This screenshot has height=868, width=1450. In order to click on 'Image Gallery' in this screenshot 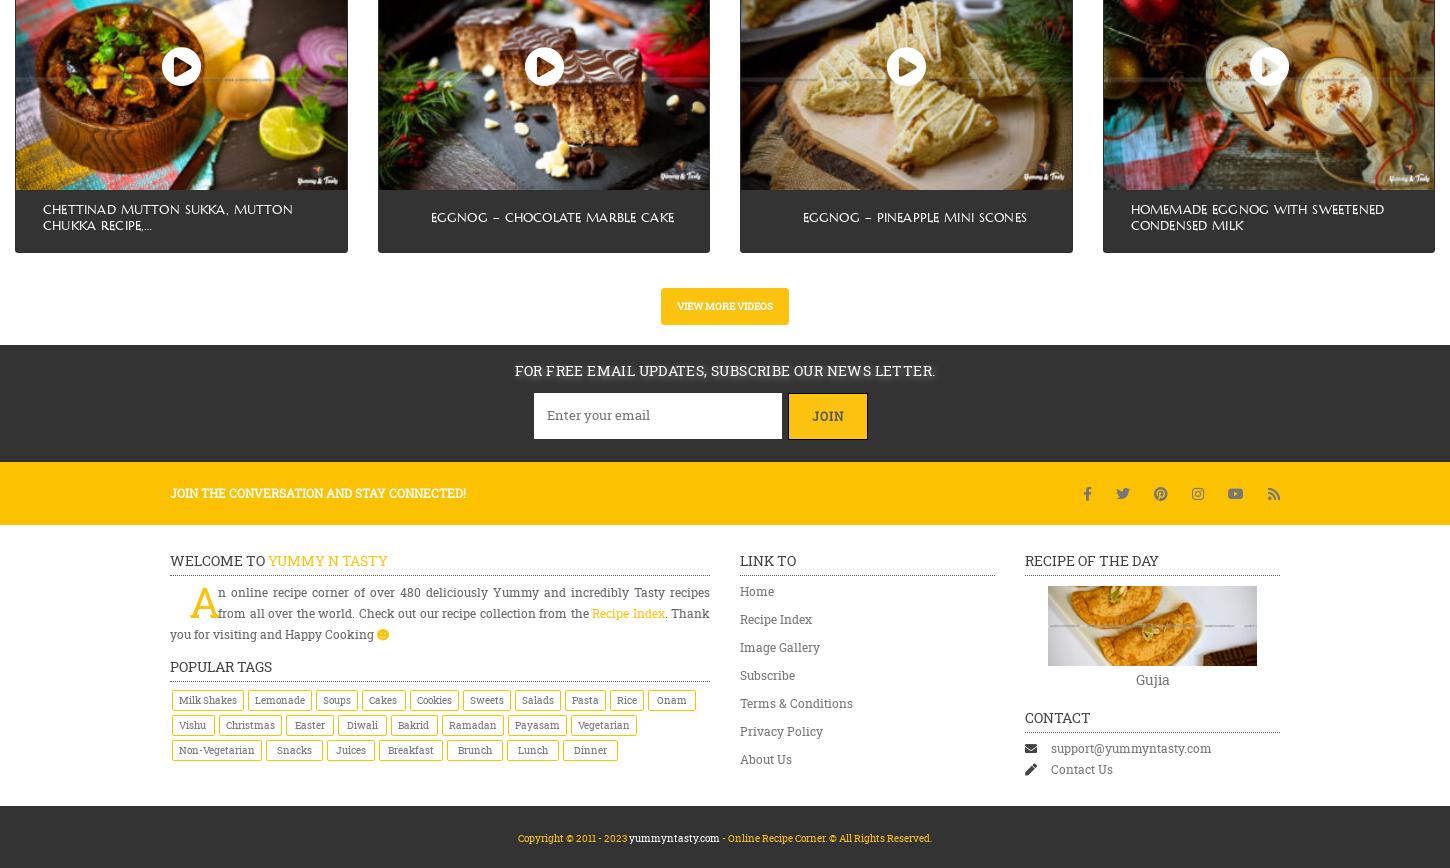, I will do `click(739, 645)`.